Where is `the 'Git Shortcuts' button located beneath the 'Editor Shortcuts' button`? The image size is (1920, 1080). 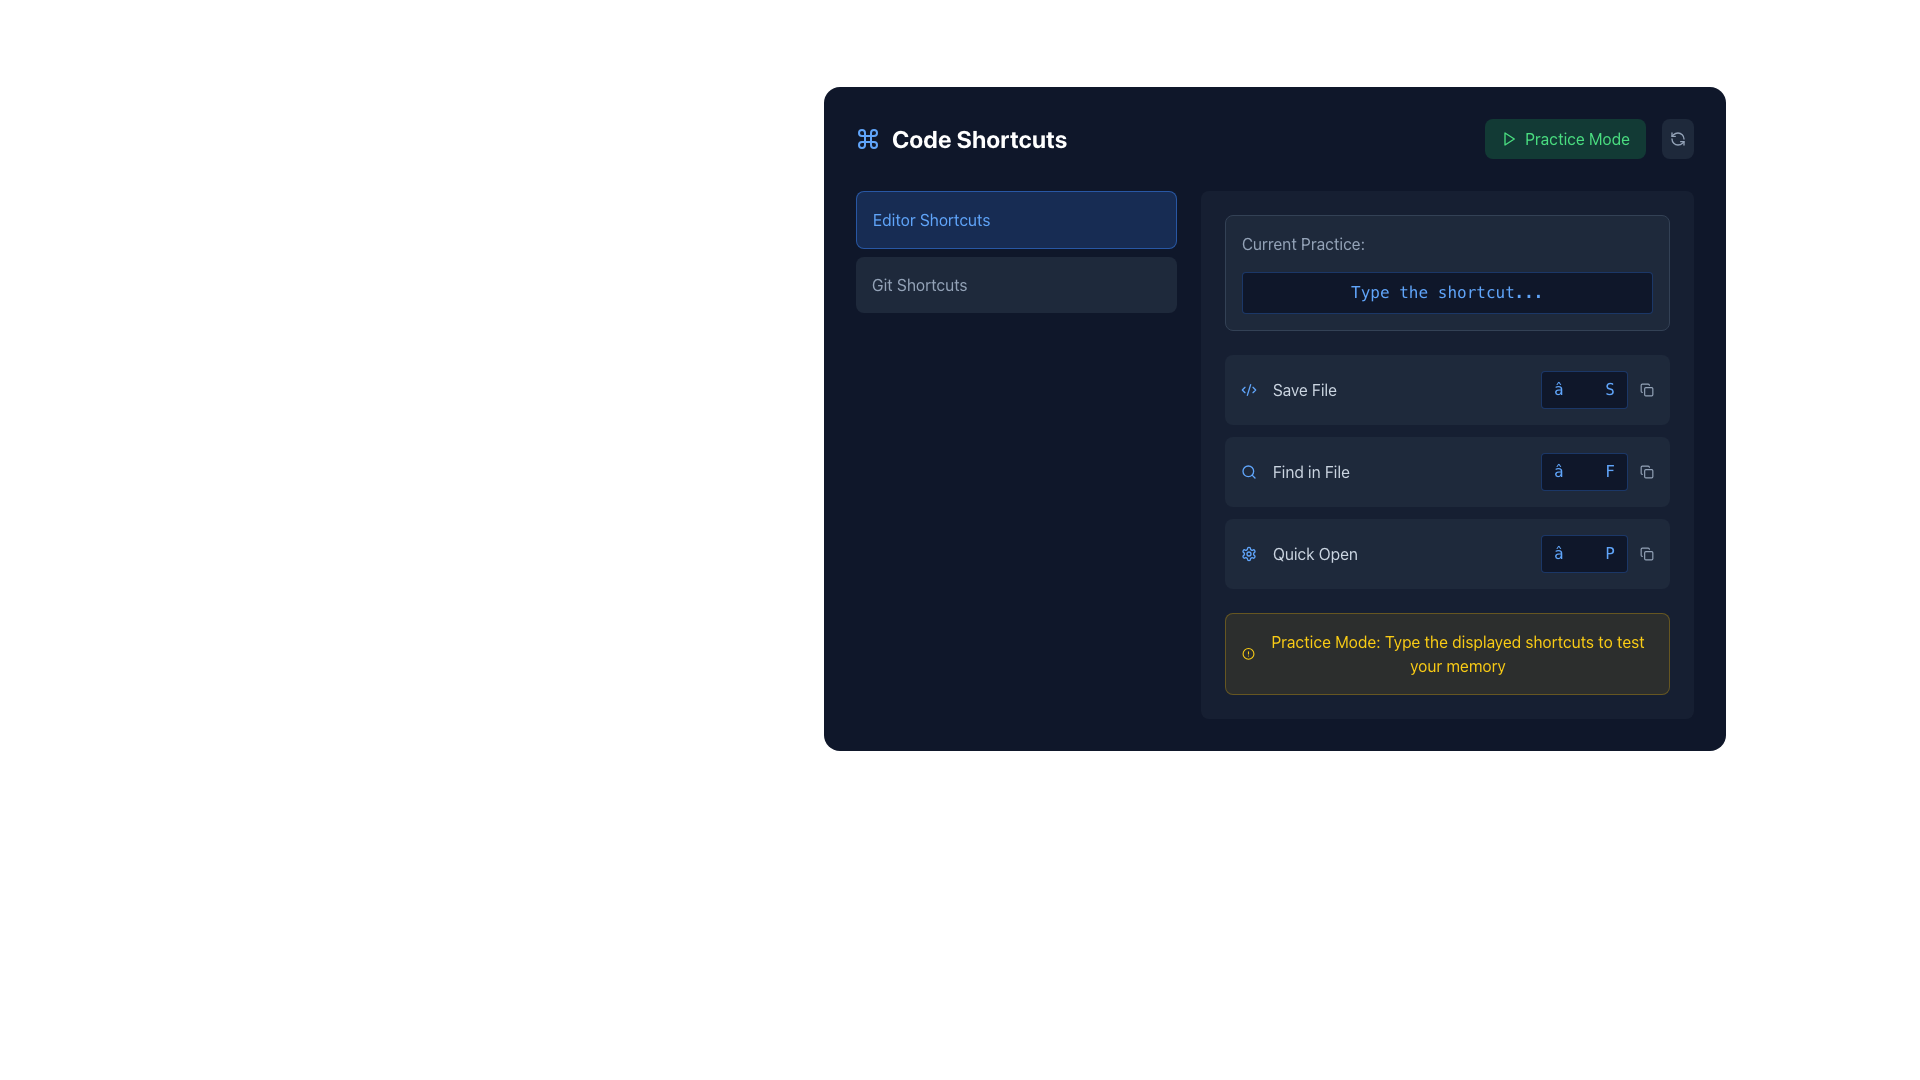
the 'Git Shortcuts' button located beneath the 'Editor Shortcuts' button is located at coordinates (1016, 285).